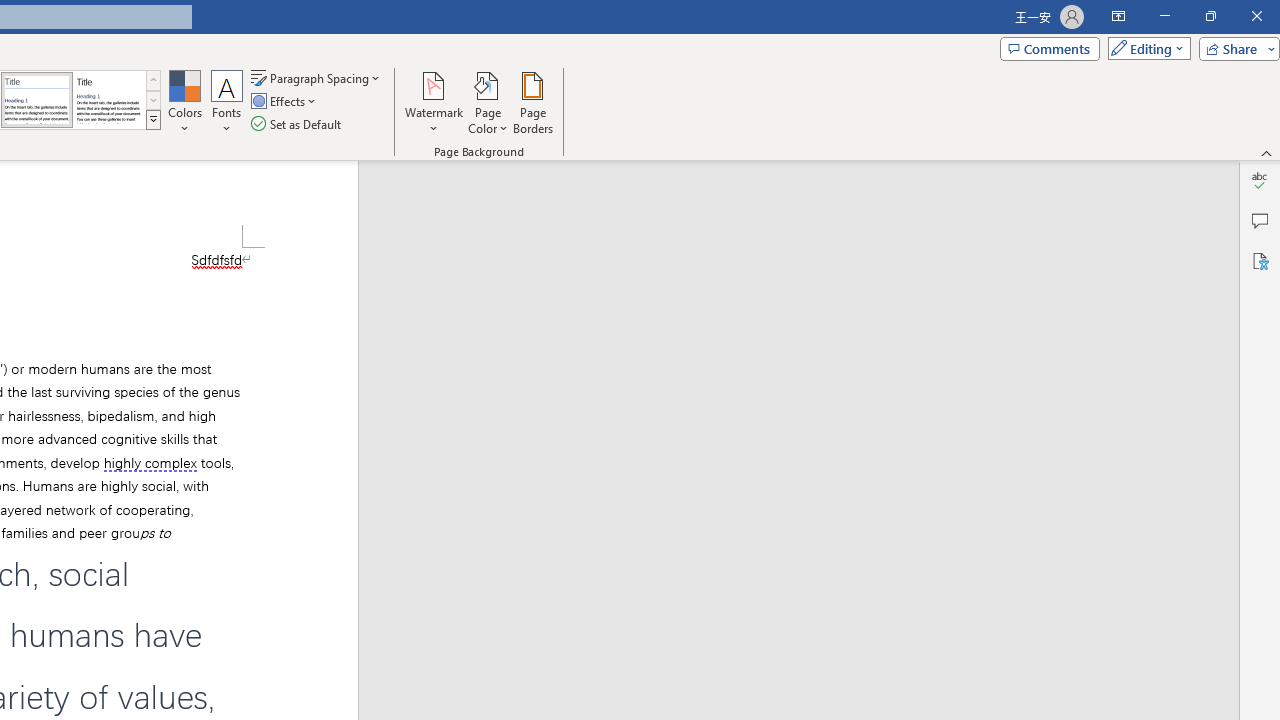 This screenshot has width=1280, height=720. Describe the element at coordinates (227, 103) in the screenshot. I see `'Fonts'` at that location.